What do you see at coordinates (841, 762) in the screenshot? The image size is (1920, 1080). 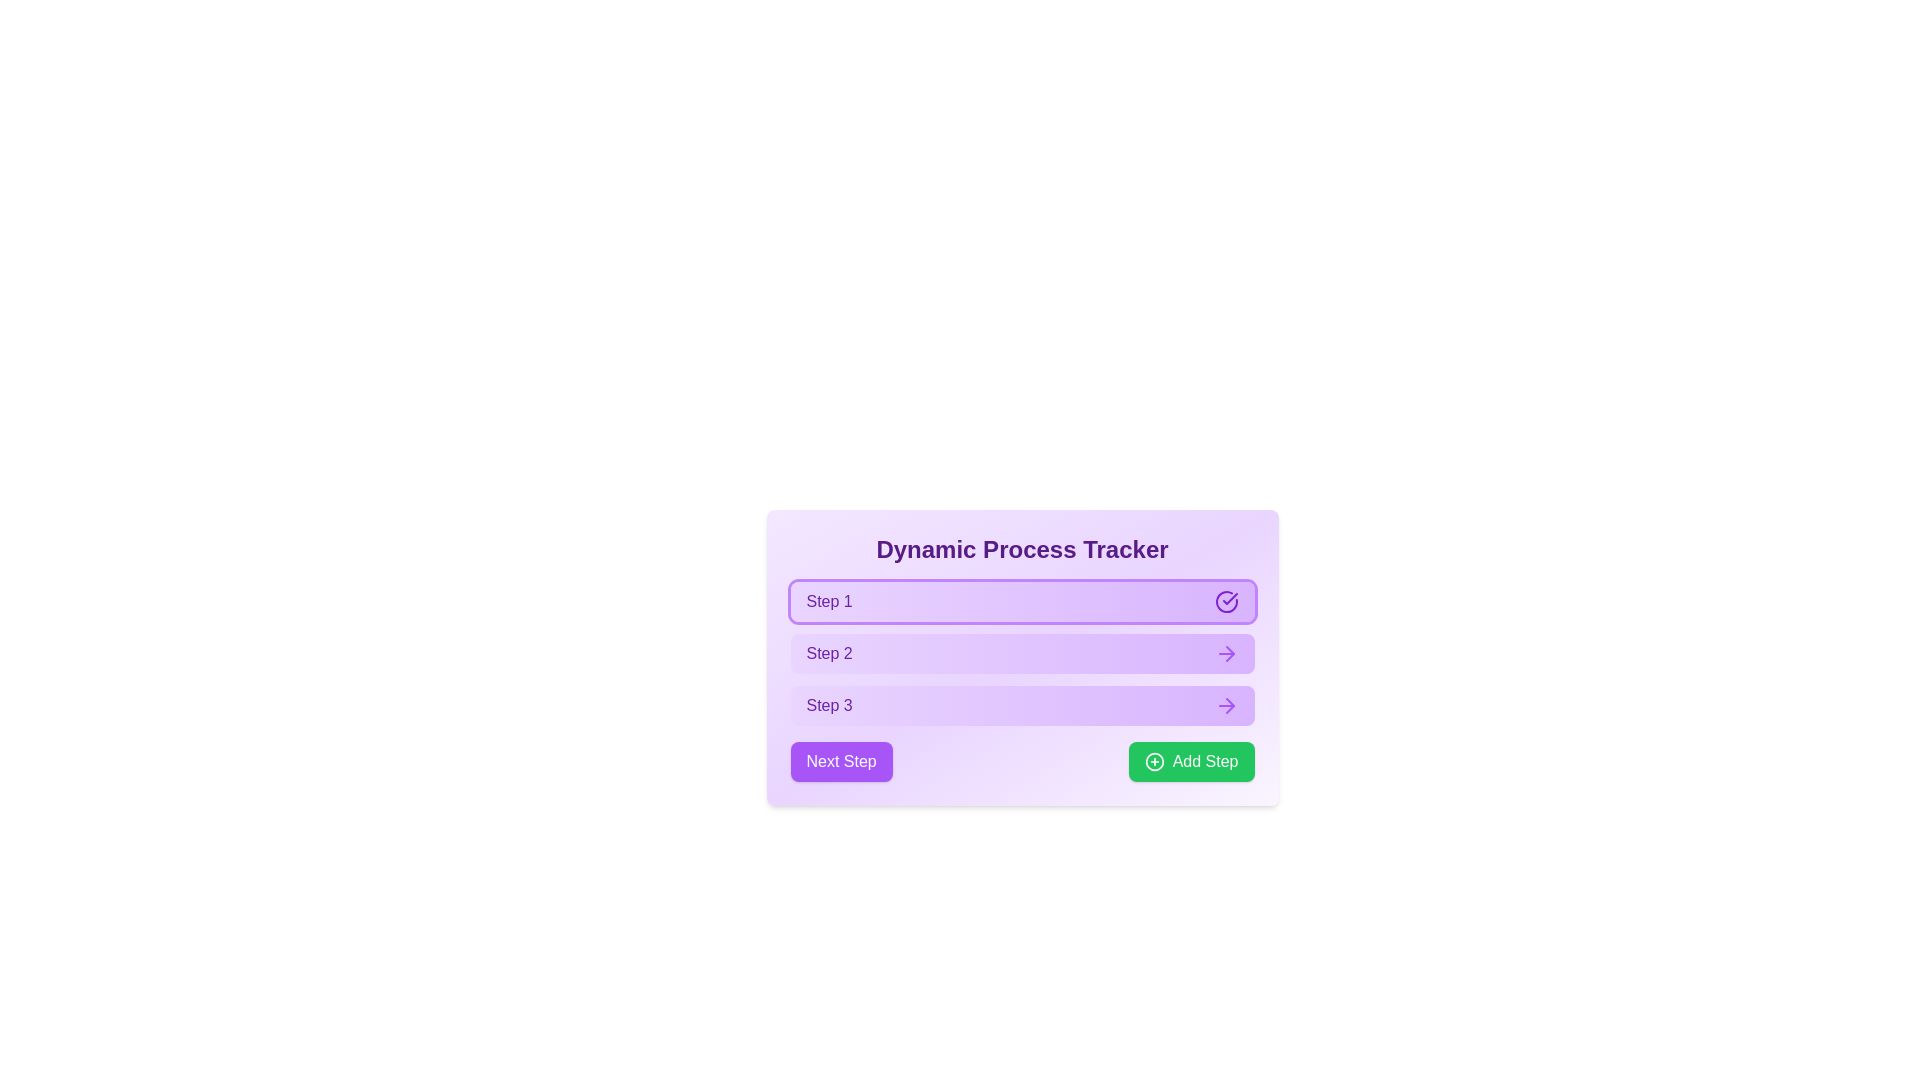 I see `the 'Next Step' button, which has a vibrant purple background and white bold text, to observe the hover effect` at bounding box center [841, 762].